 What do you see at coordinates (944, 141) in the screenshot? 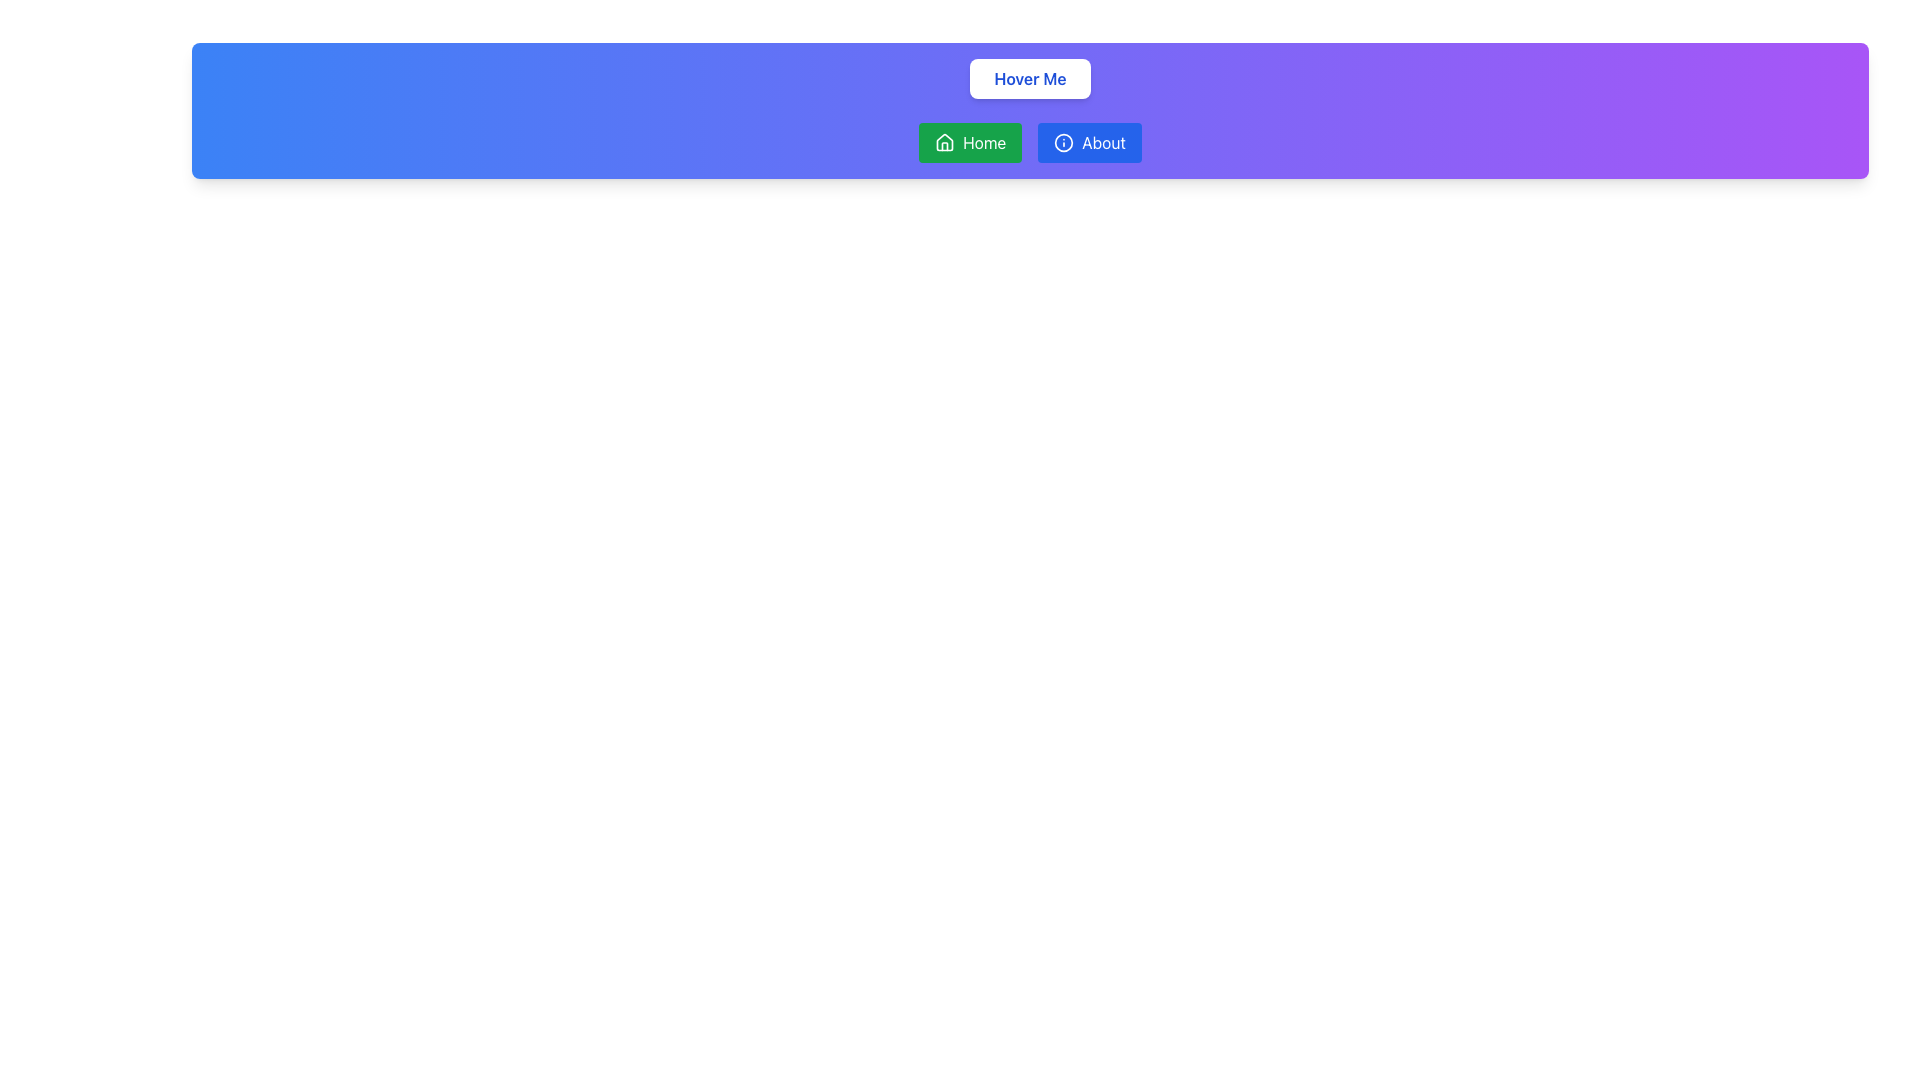
I see `the 'Home' button which contains the house icon on a green background` at bounding box center [944, 141].